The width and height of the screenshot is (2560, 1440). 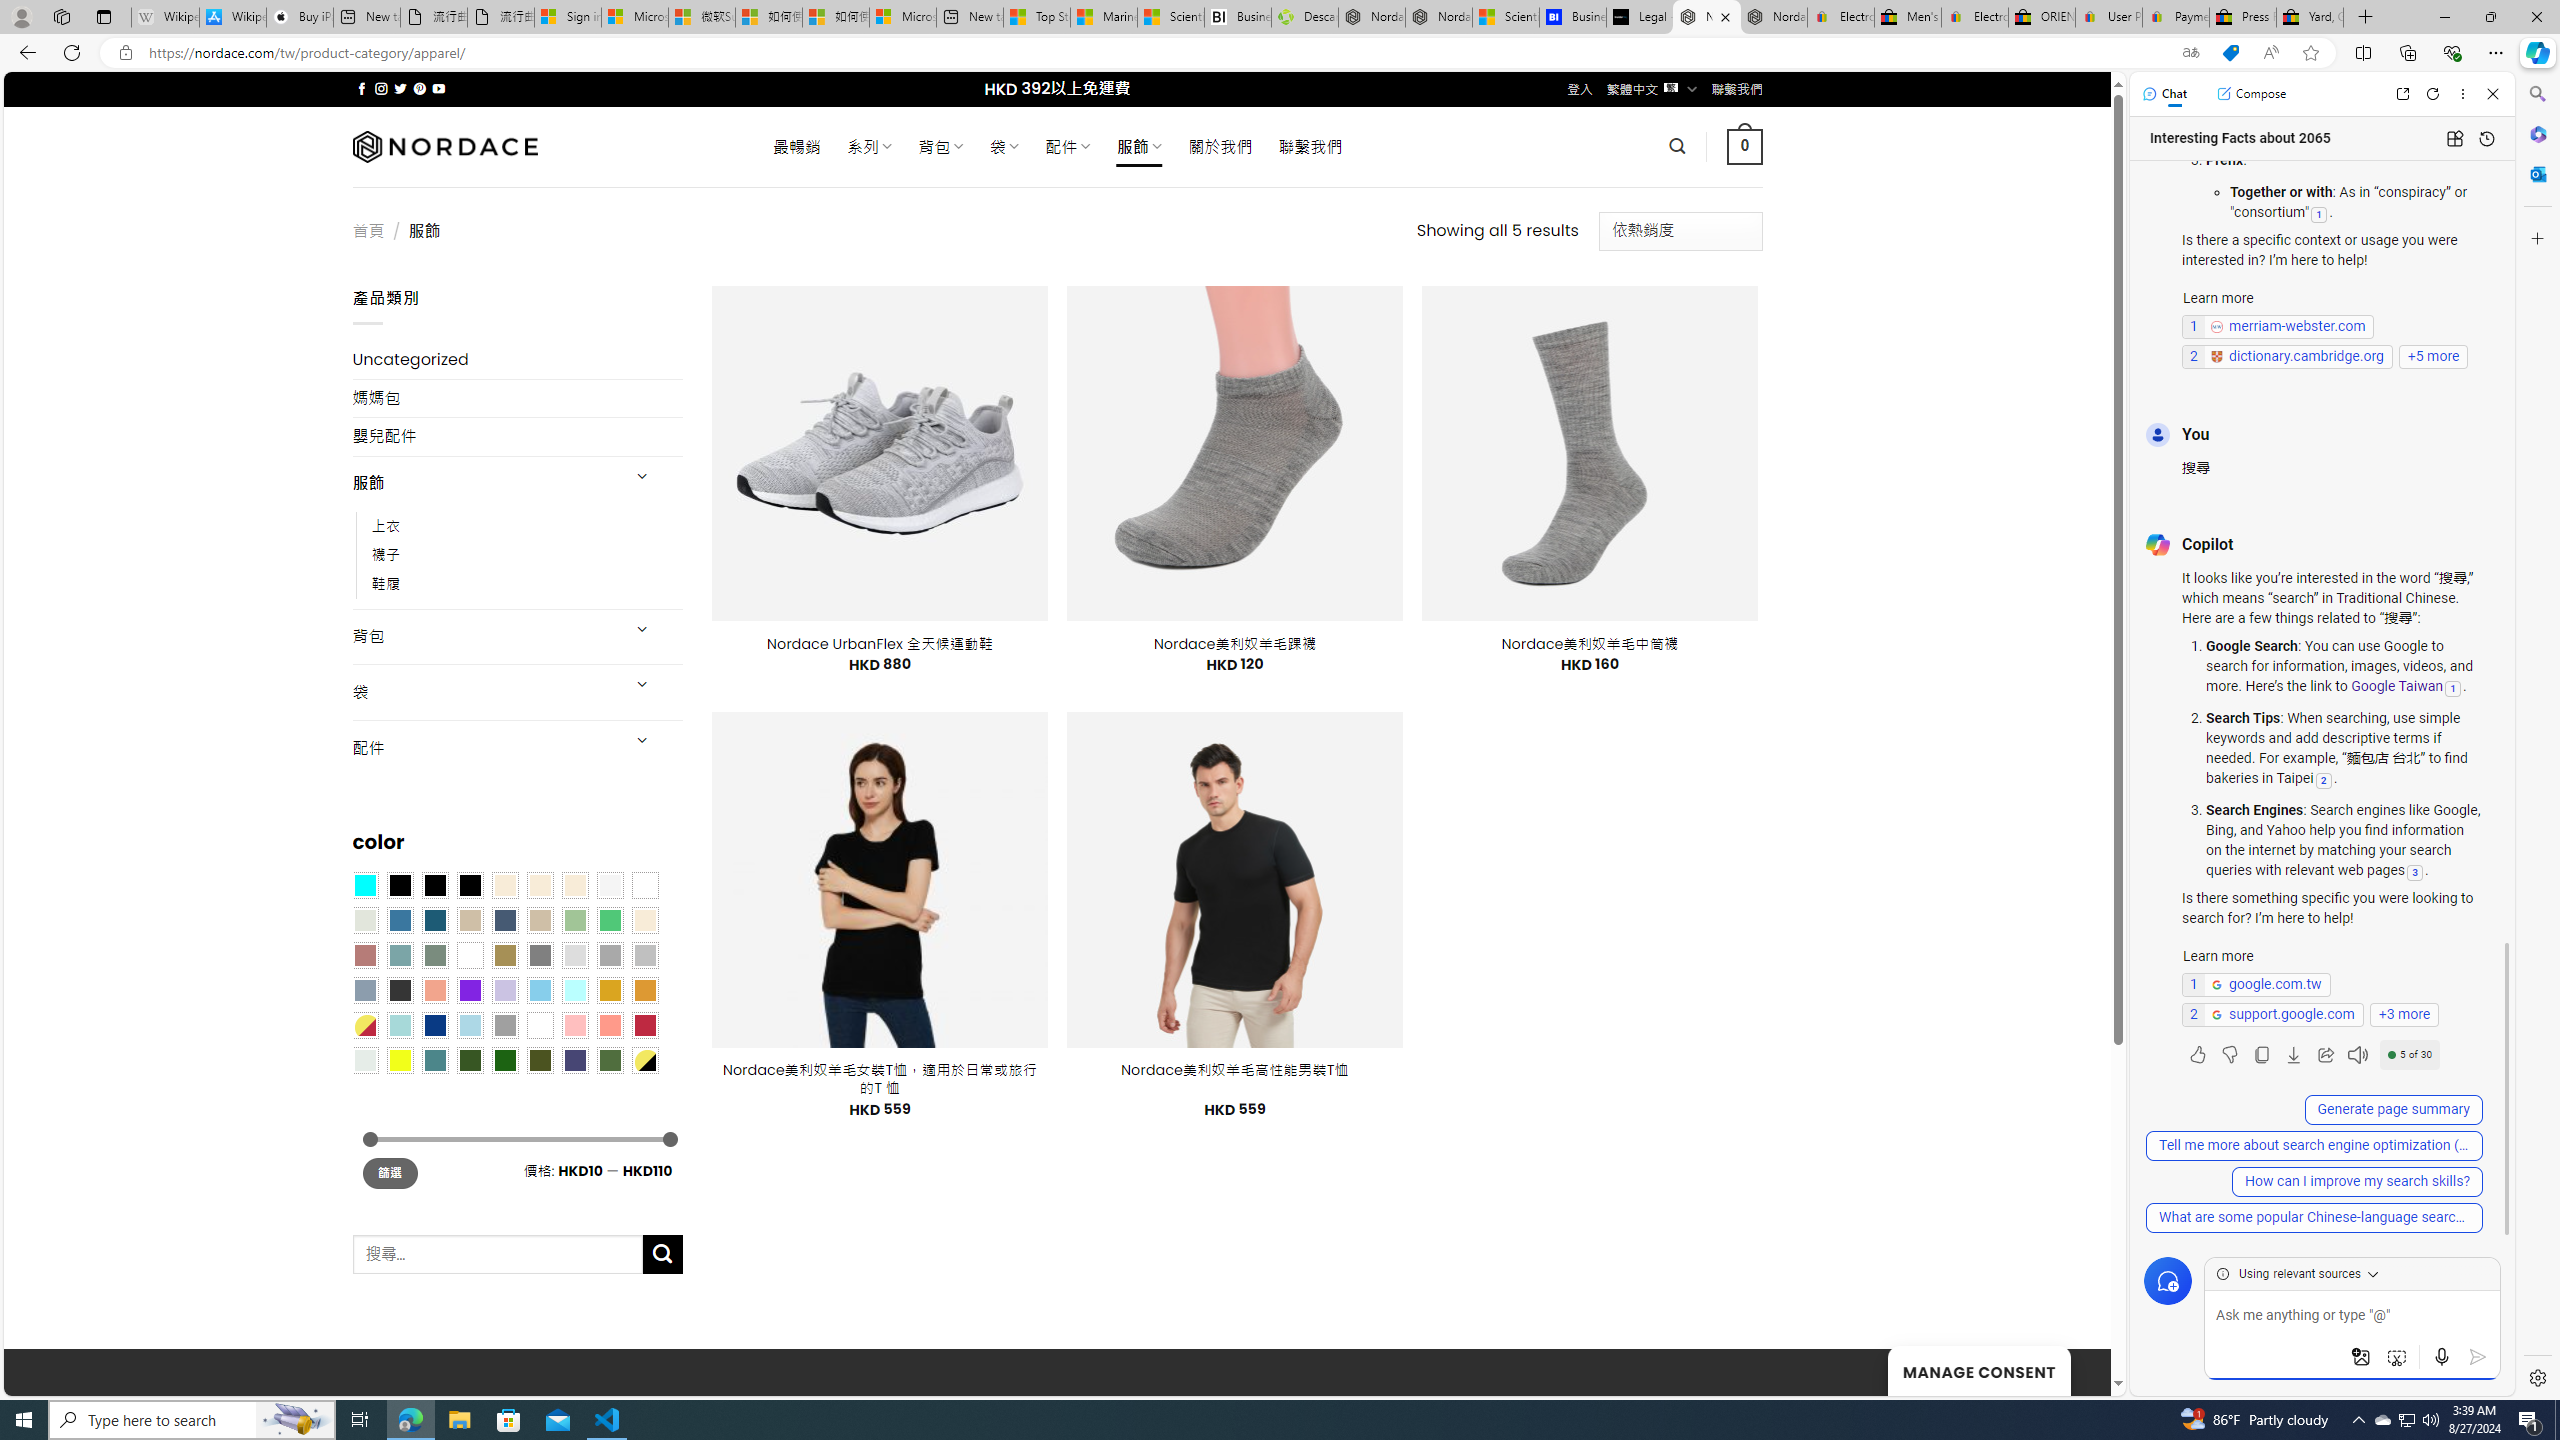 What do you see at coordinates (417, 88) in the screenshot?
I see `'Follow on Pinterest'` at bounding box center [417, 88].